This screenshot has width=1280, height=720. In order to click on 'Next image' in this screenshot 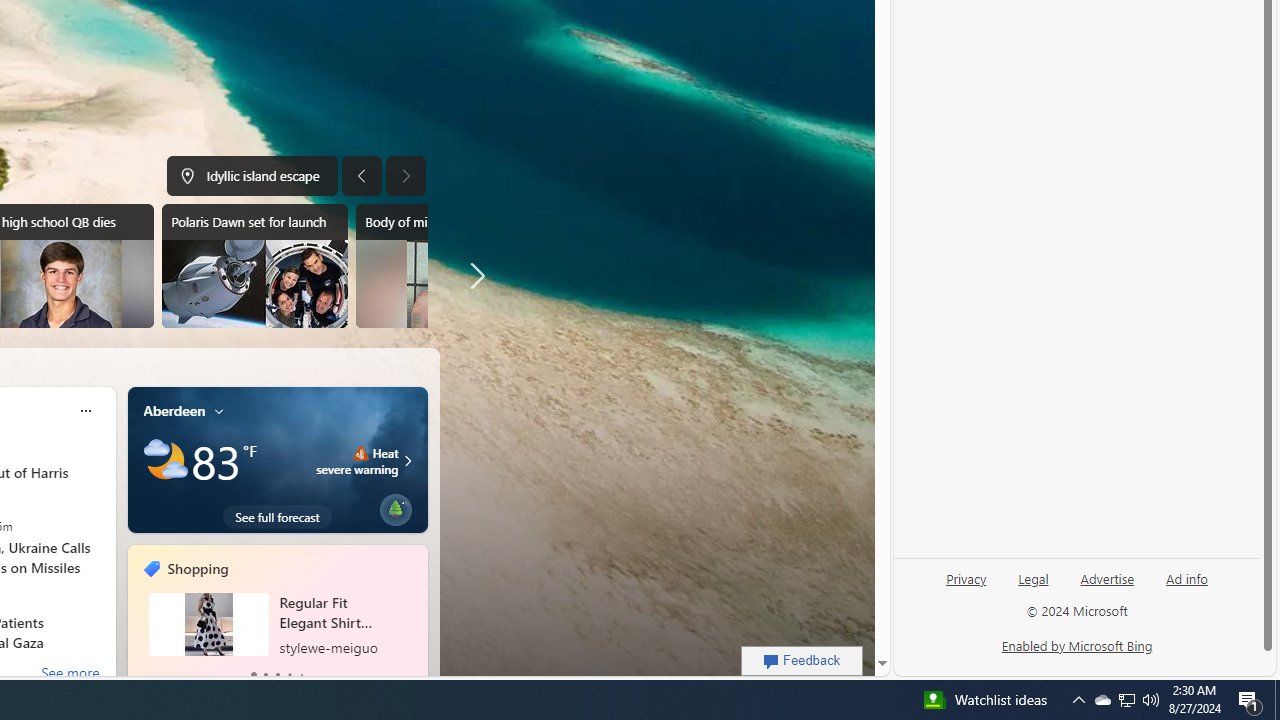, I will do `click(404, 175)`.